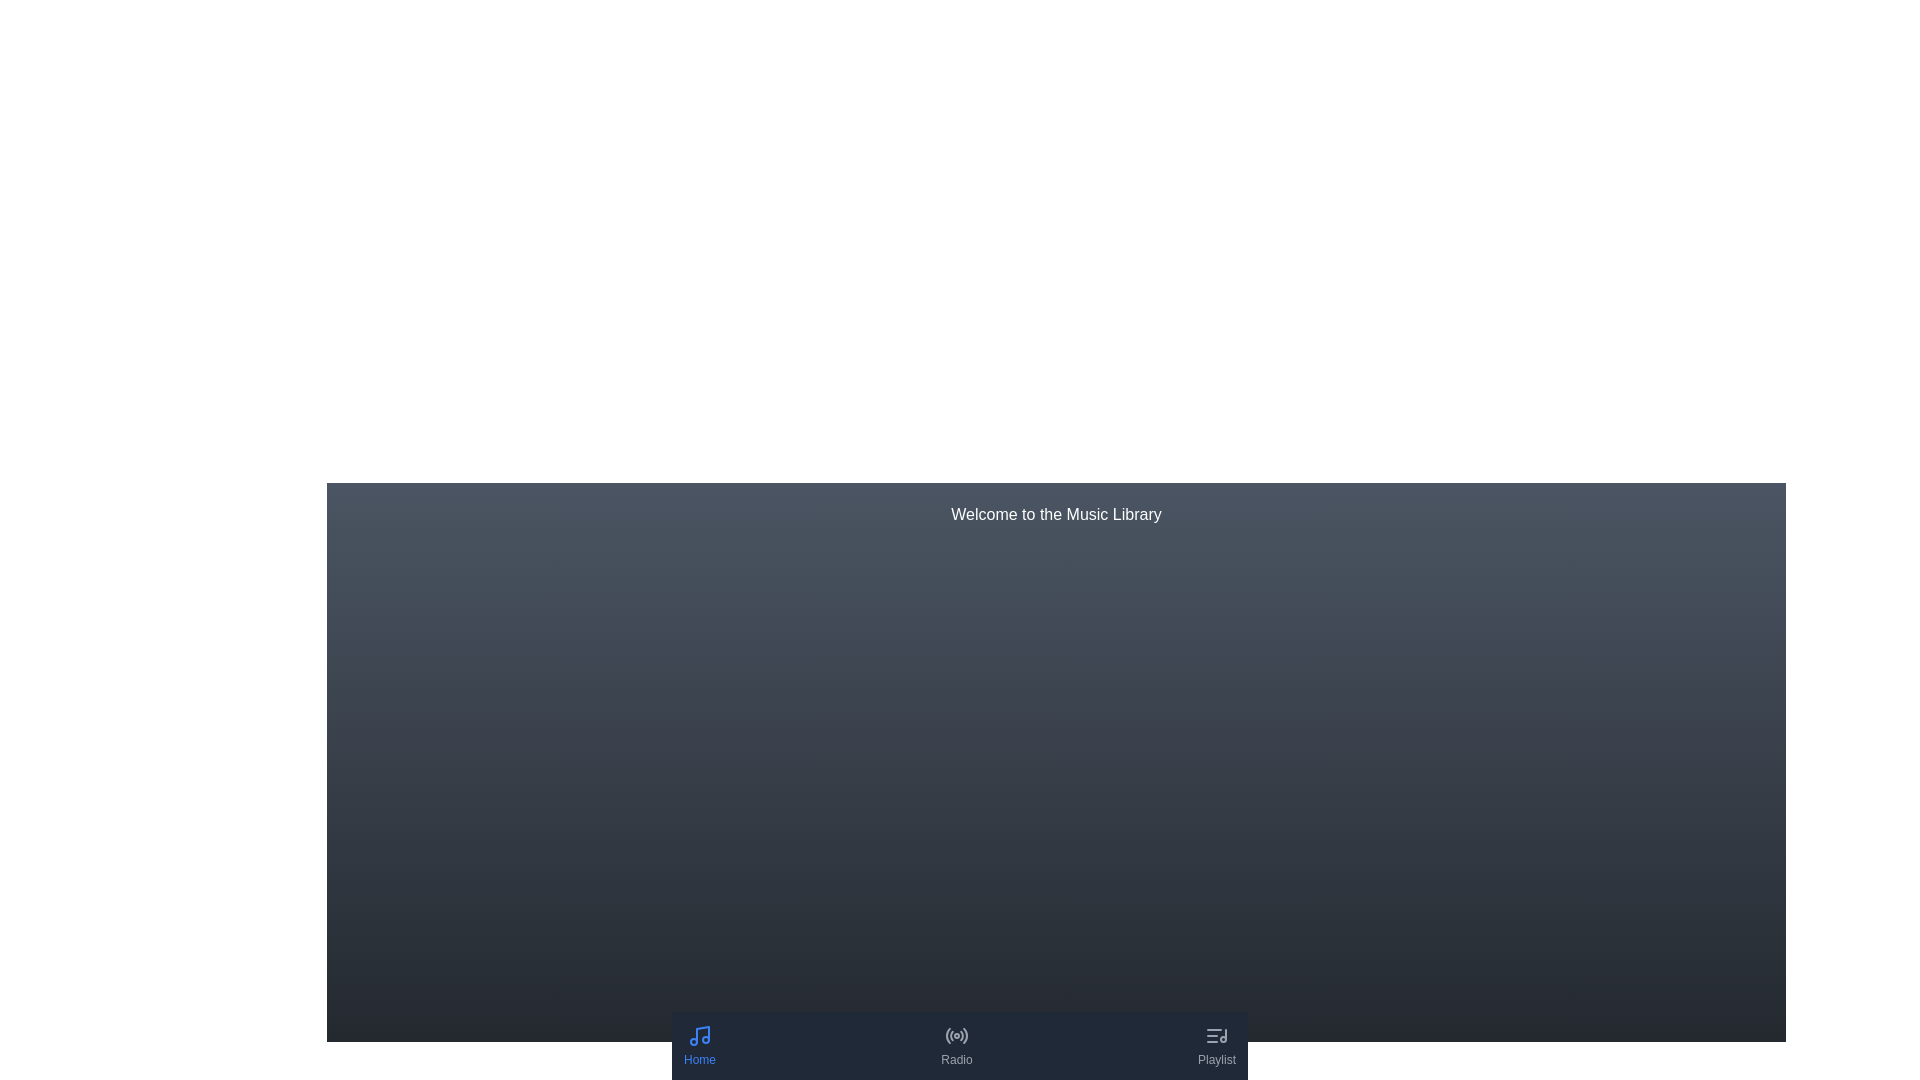 This screenshot has height=1080, width=1920. I want to click on the centered text label reading 'Welcome to the Music Library' displayed on a dark blue background, so click(1055, 514).